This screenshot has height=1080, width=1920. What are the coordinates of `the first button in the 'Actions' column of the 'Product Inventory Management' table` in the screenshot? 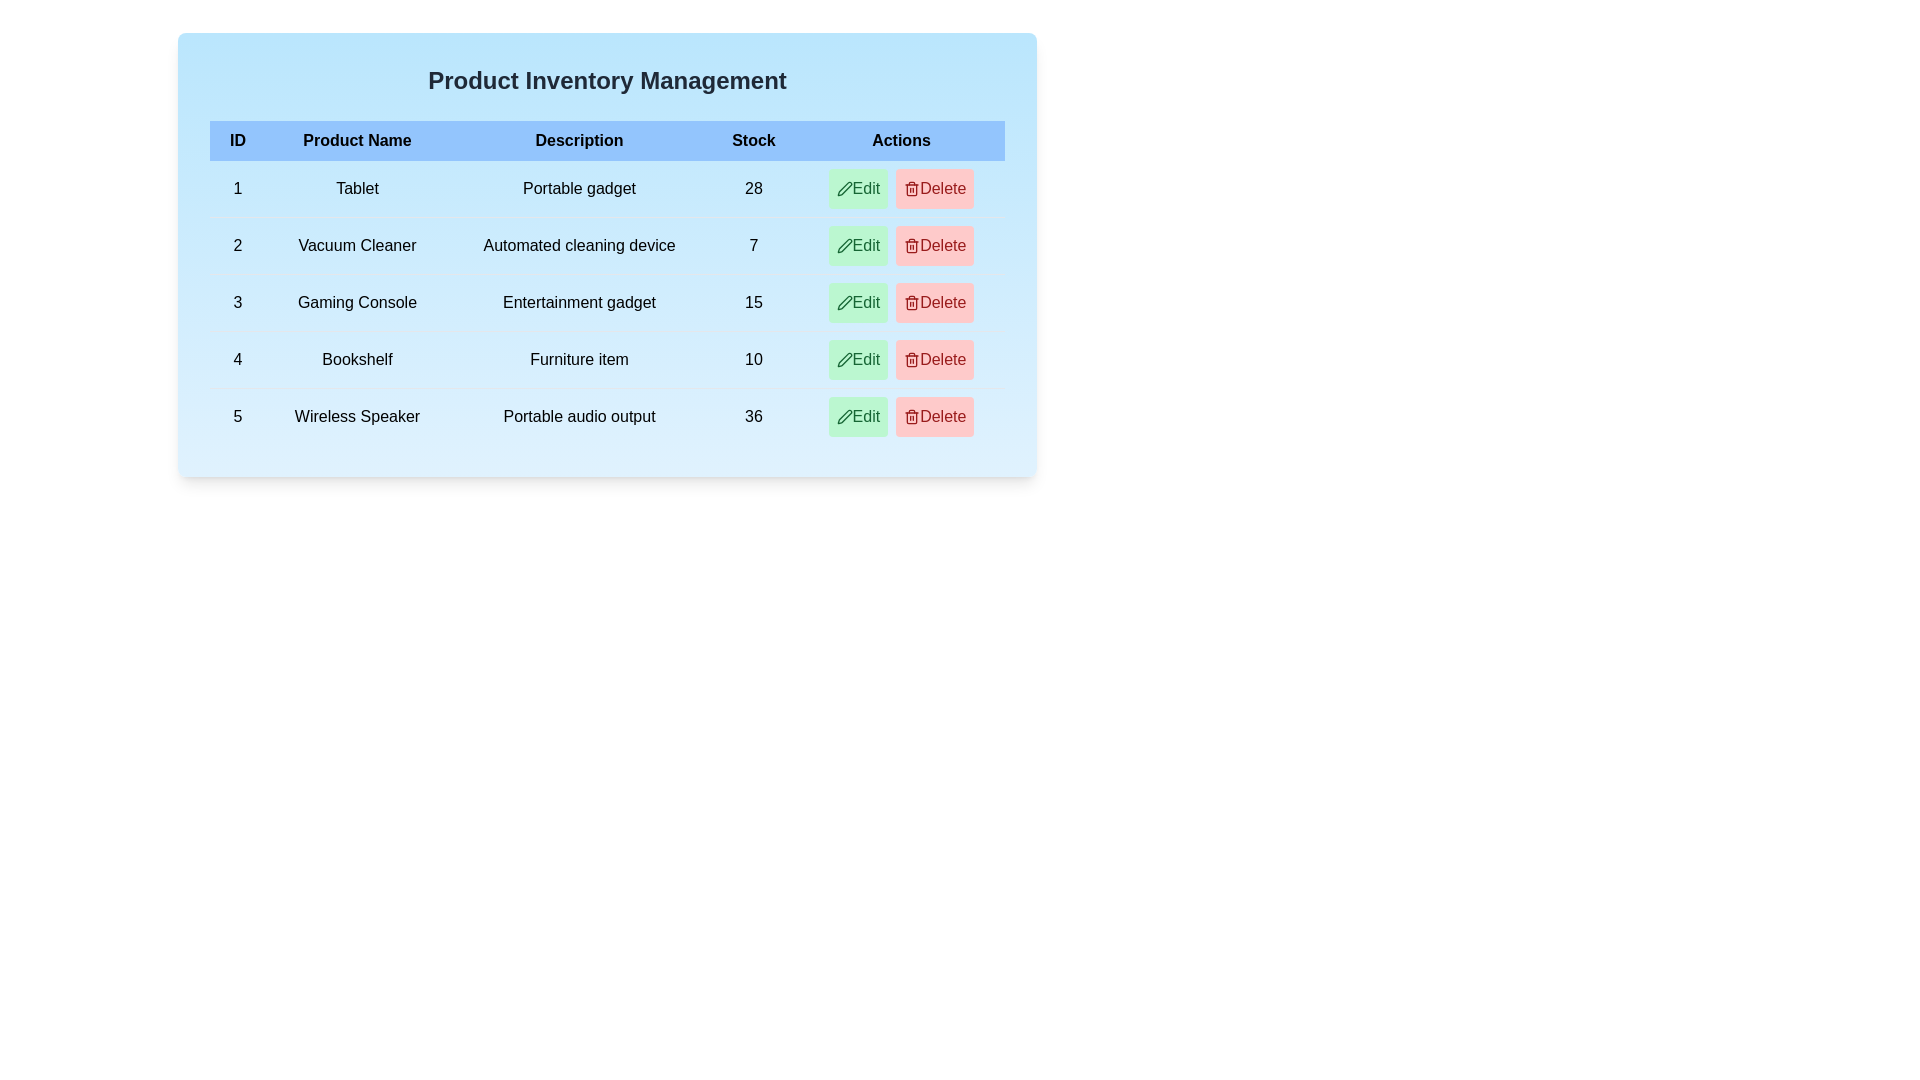 It's located at (858, 189).